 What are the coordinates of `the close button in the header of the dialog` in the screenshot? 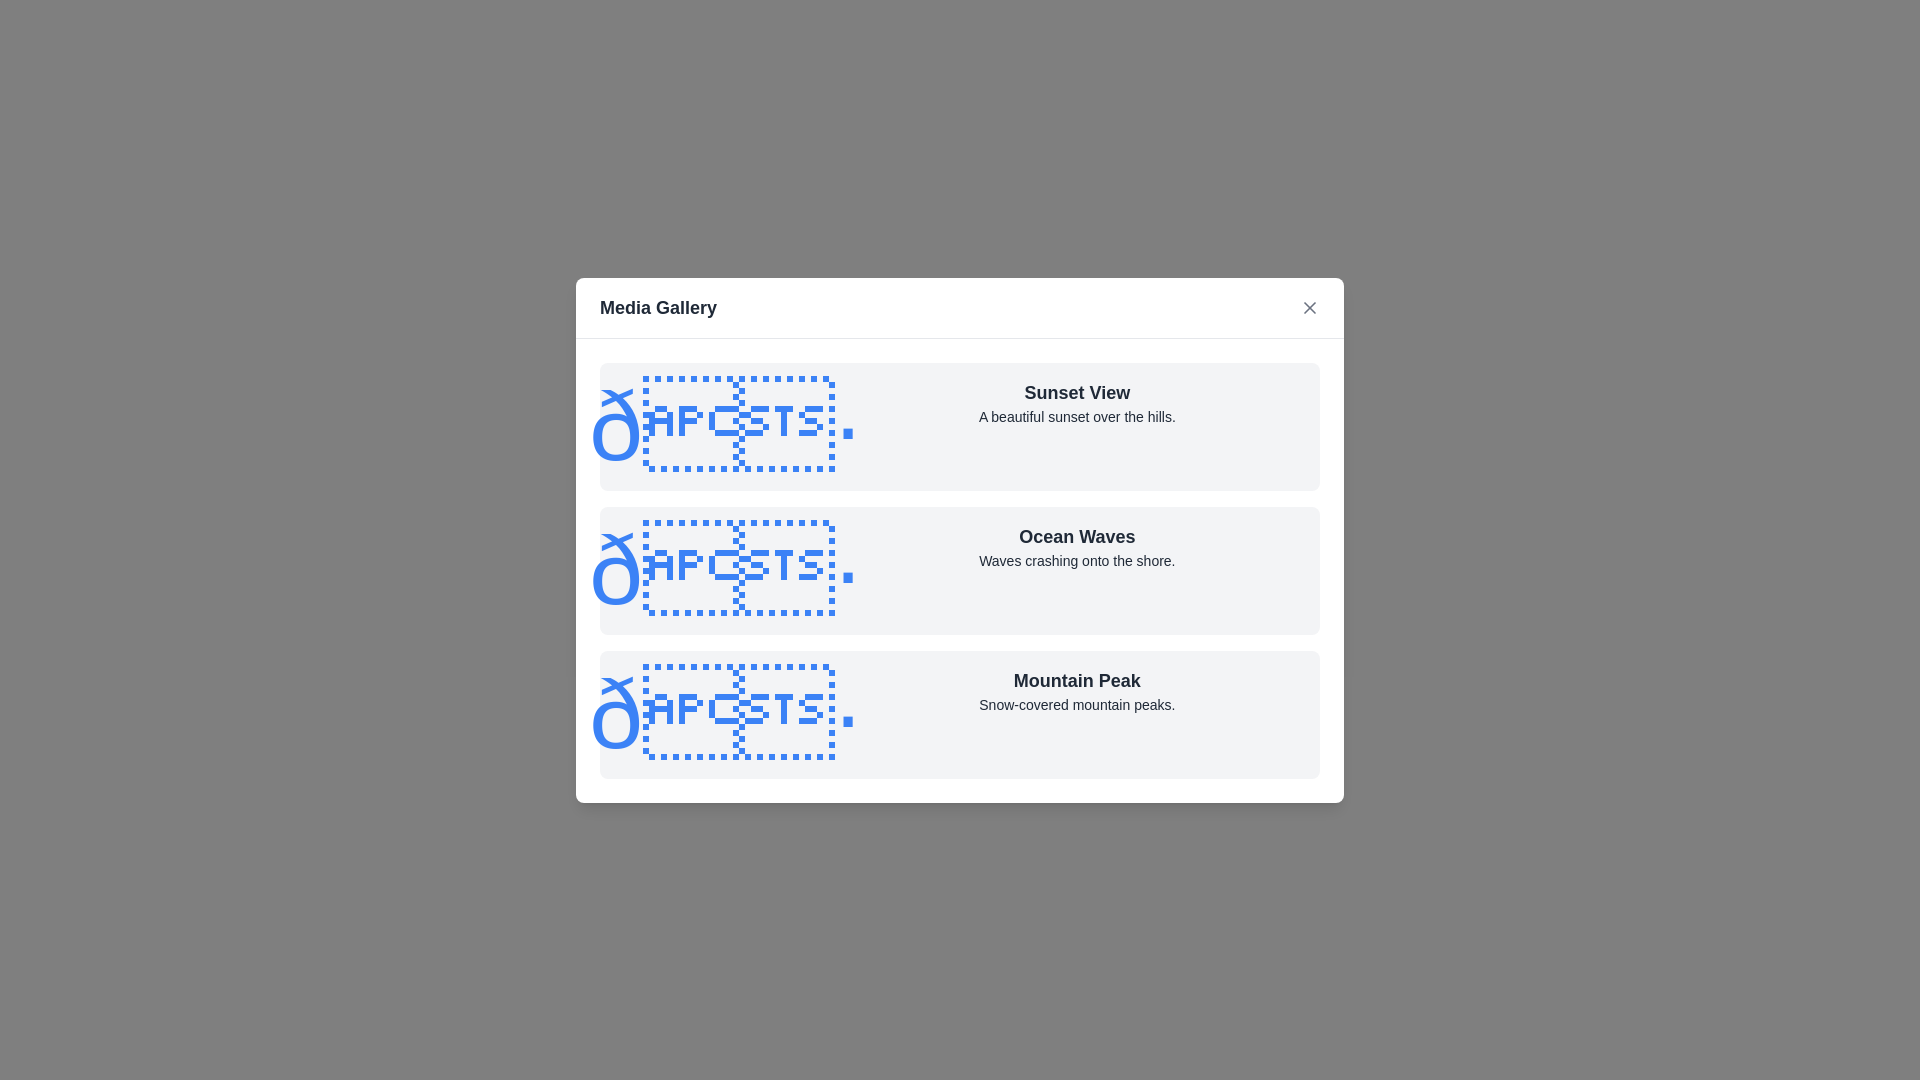 It's located at (1310, 307).